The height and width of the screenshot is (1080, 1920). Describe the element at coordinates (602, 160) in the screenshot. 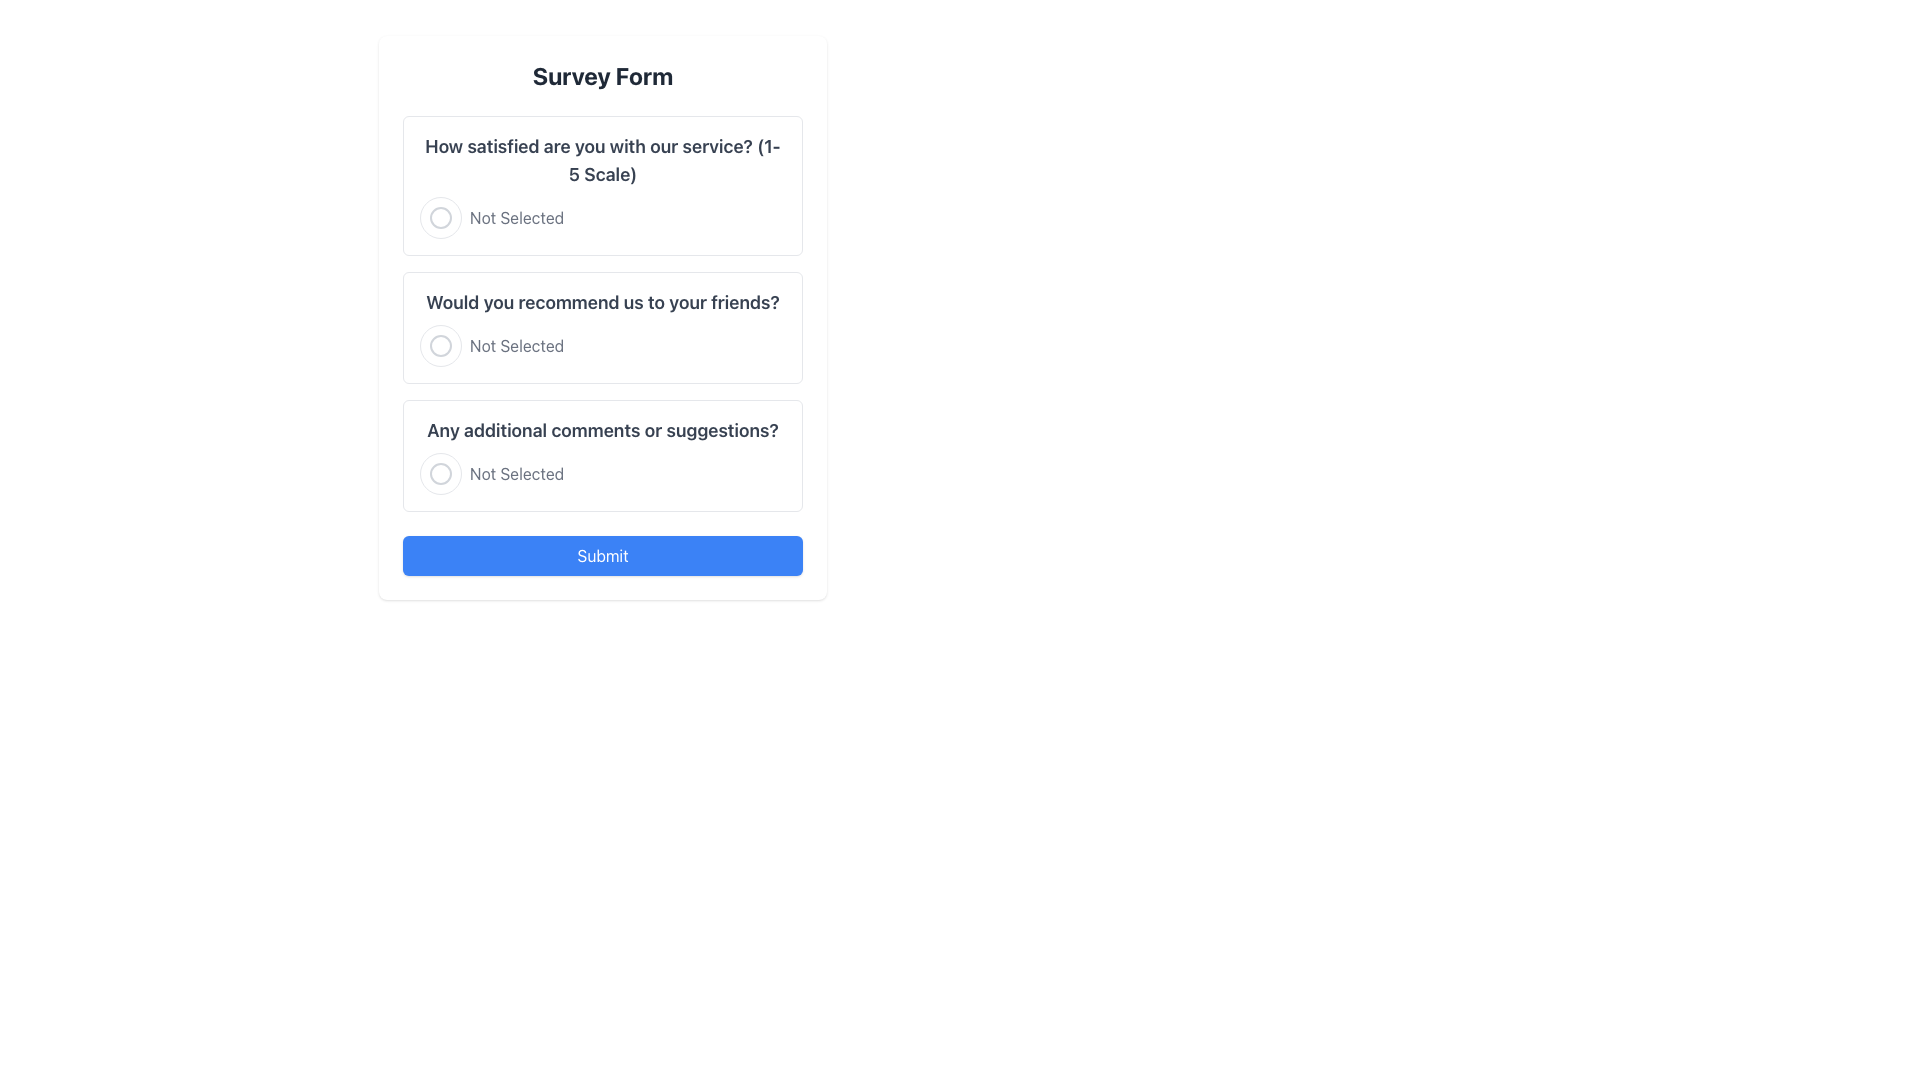

I see `the text block that reads 'How satisfied are you with our service? (1-5 Scale)', which is located at the top of the question card with a gray color and a bold, large-sized font` at that location.